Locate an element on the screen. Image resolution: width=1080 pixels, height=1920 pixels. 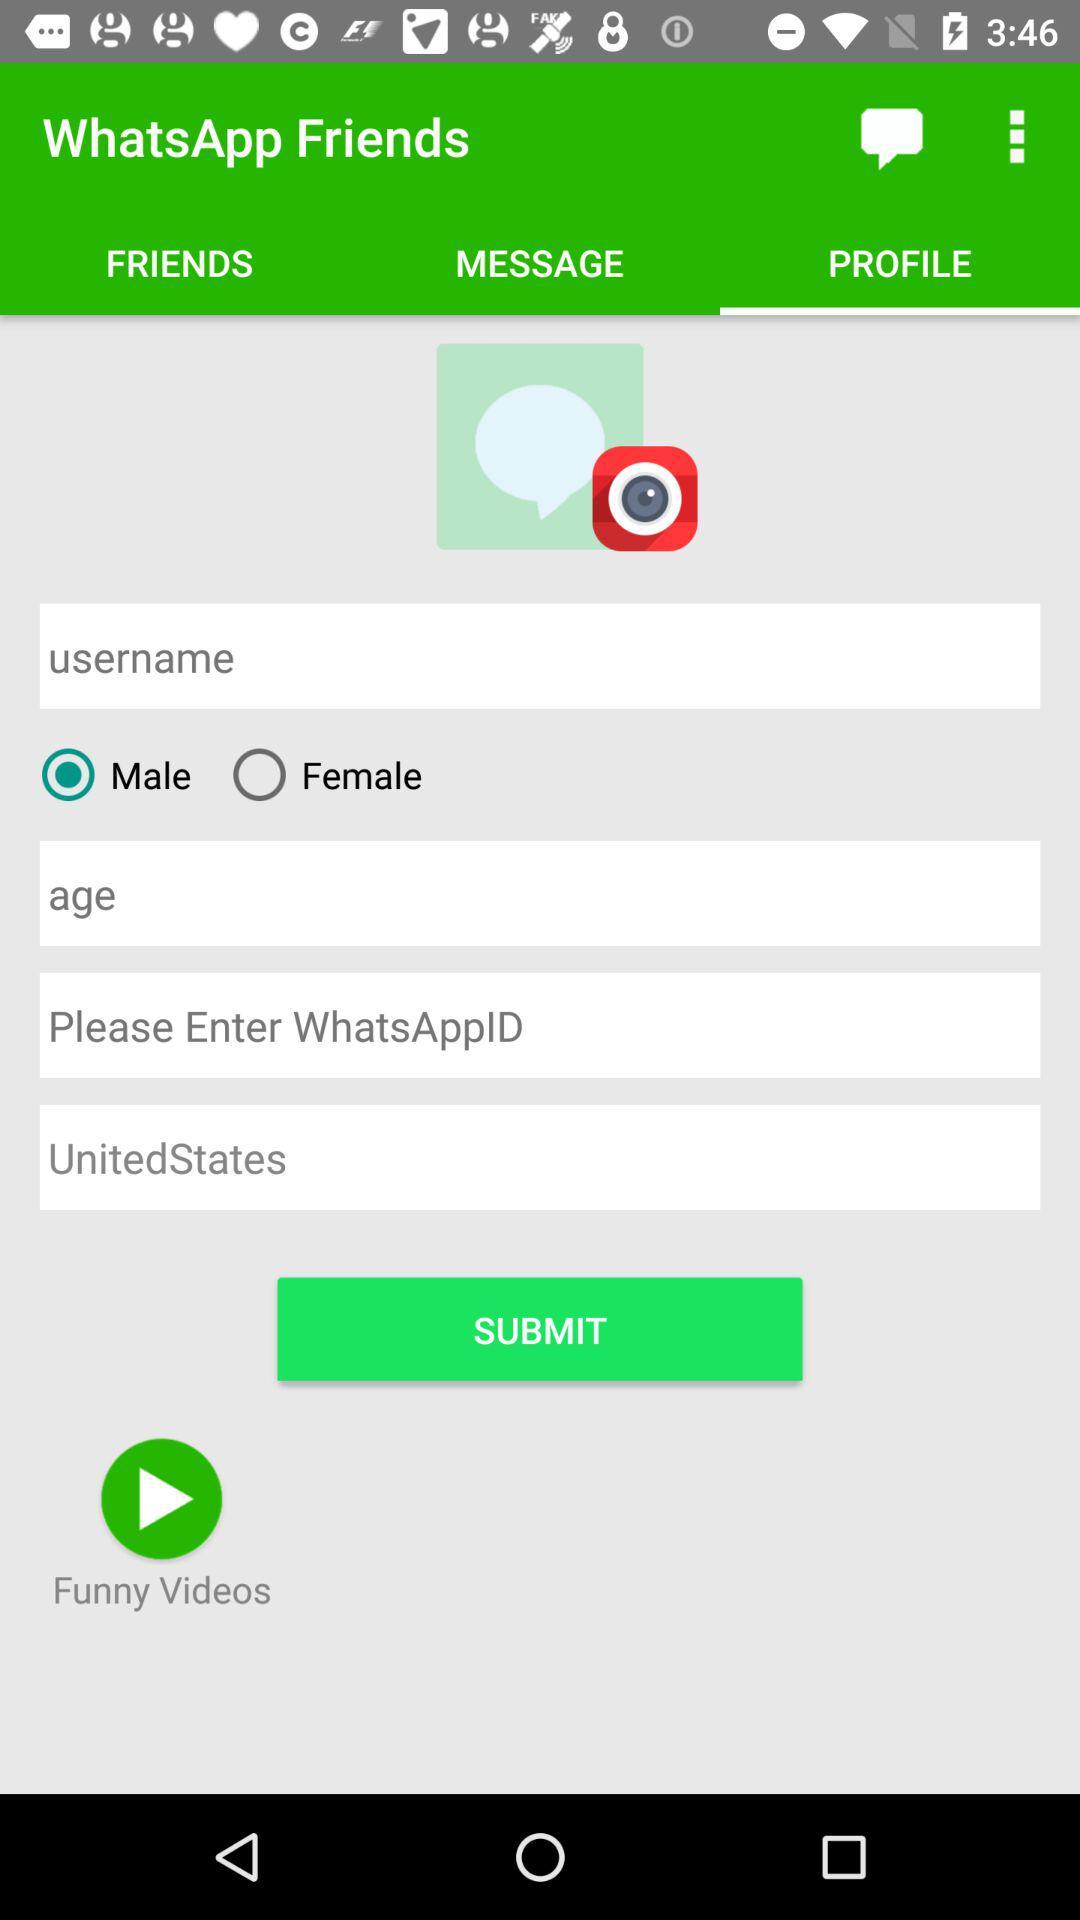
option right to friends is located at coordinates (540, 261).